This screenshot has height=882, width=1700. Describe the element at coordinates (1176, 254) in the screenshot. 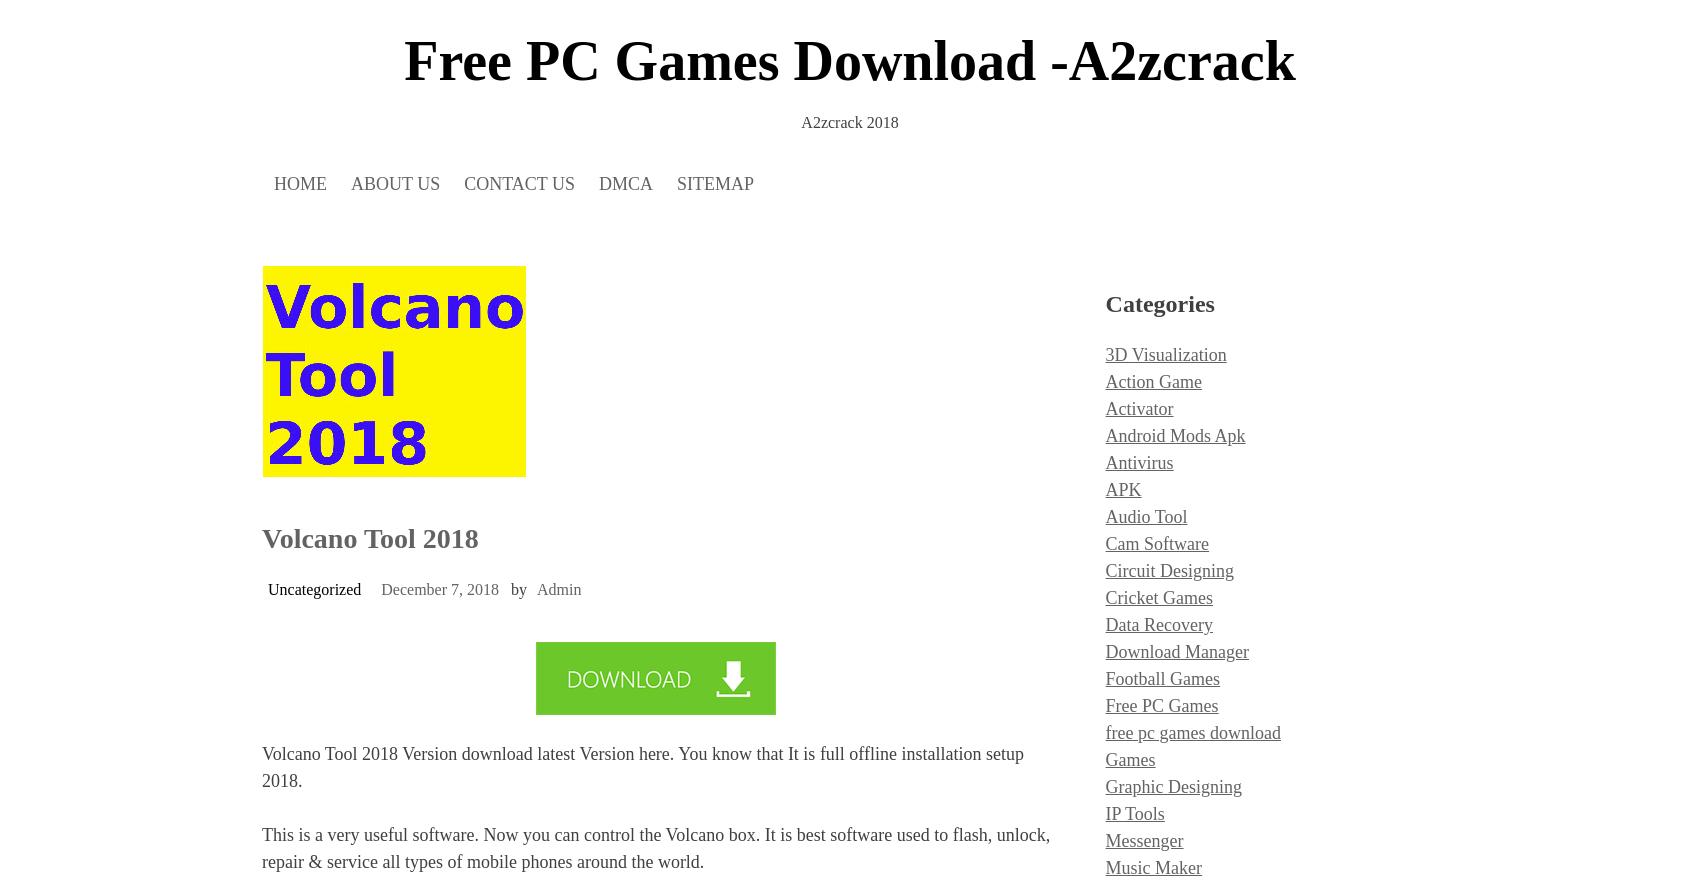

I see `'Photo Editing Tools'` at that location.